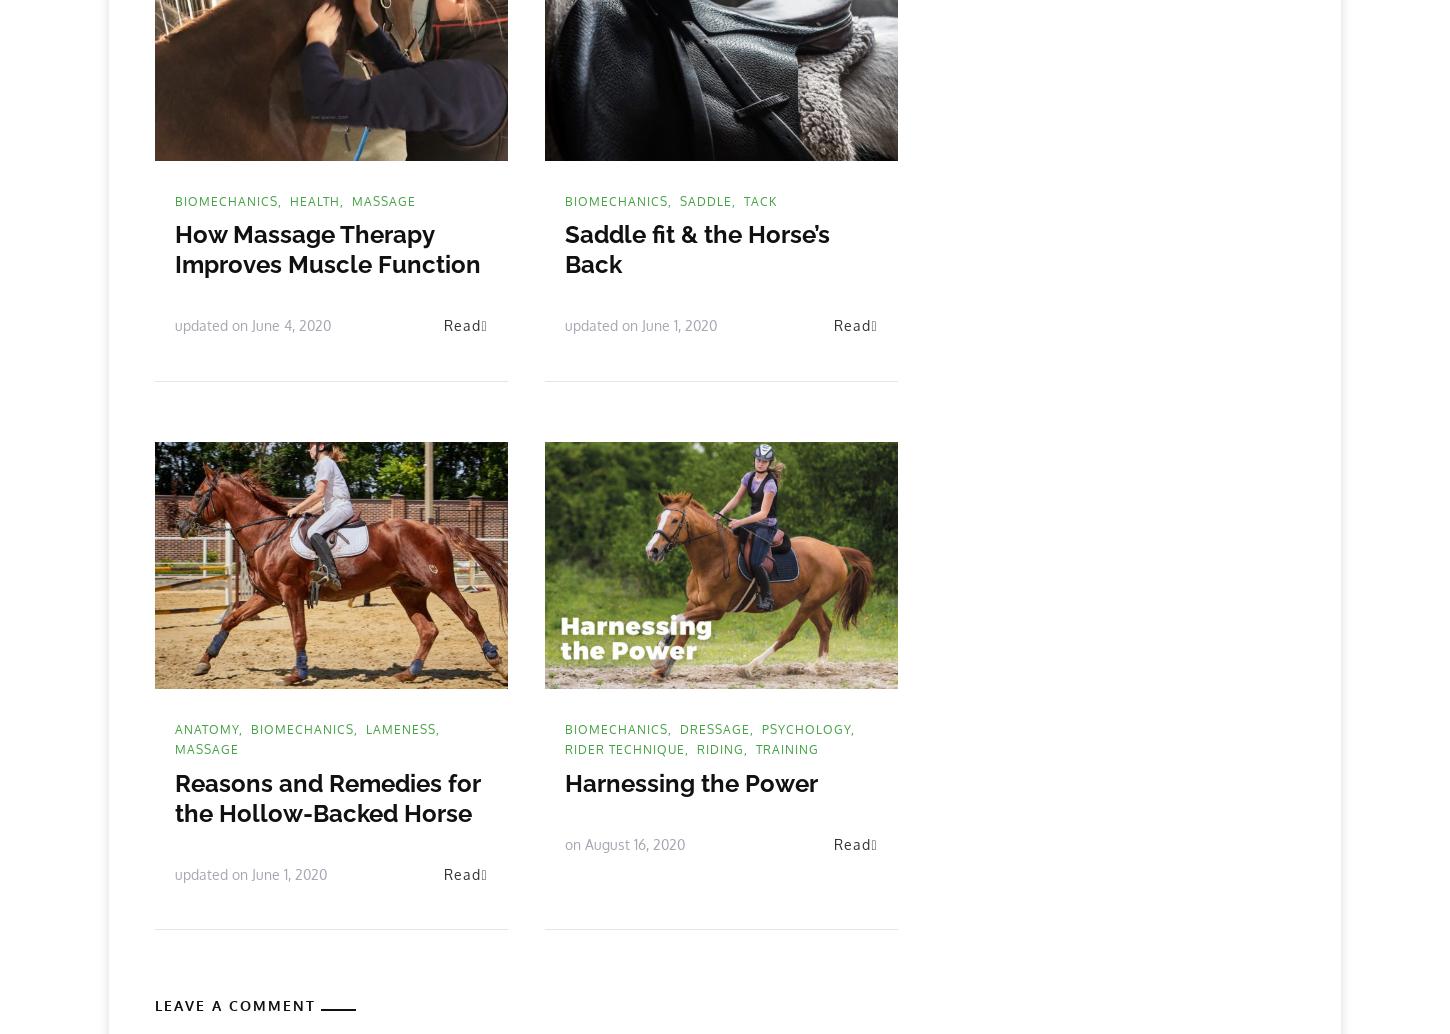  What do you see at coordinates (806, 728) in the screenshot?
I see `'psychology'` at bounding box center [806, 728].